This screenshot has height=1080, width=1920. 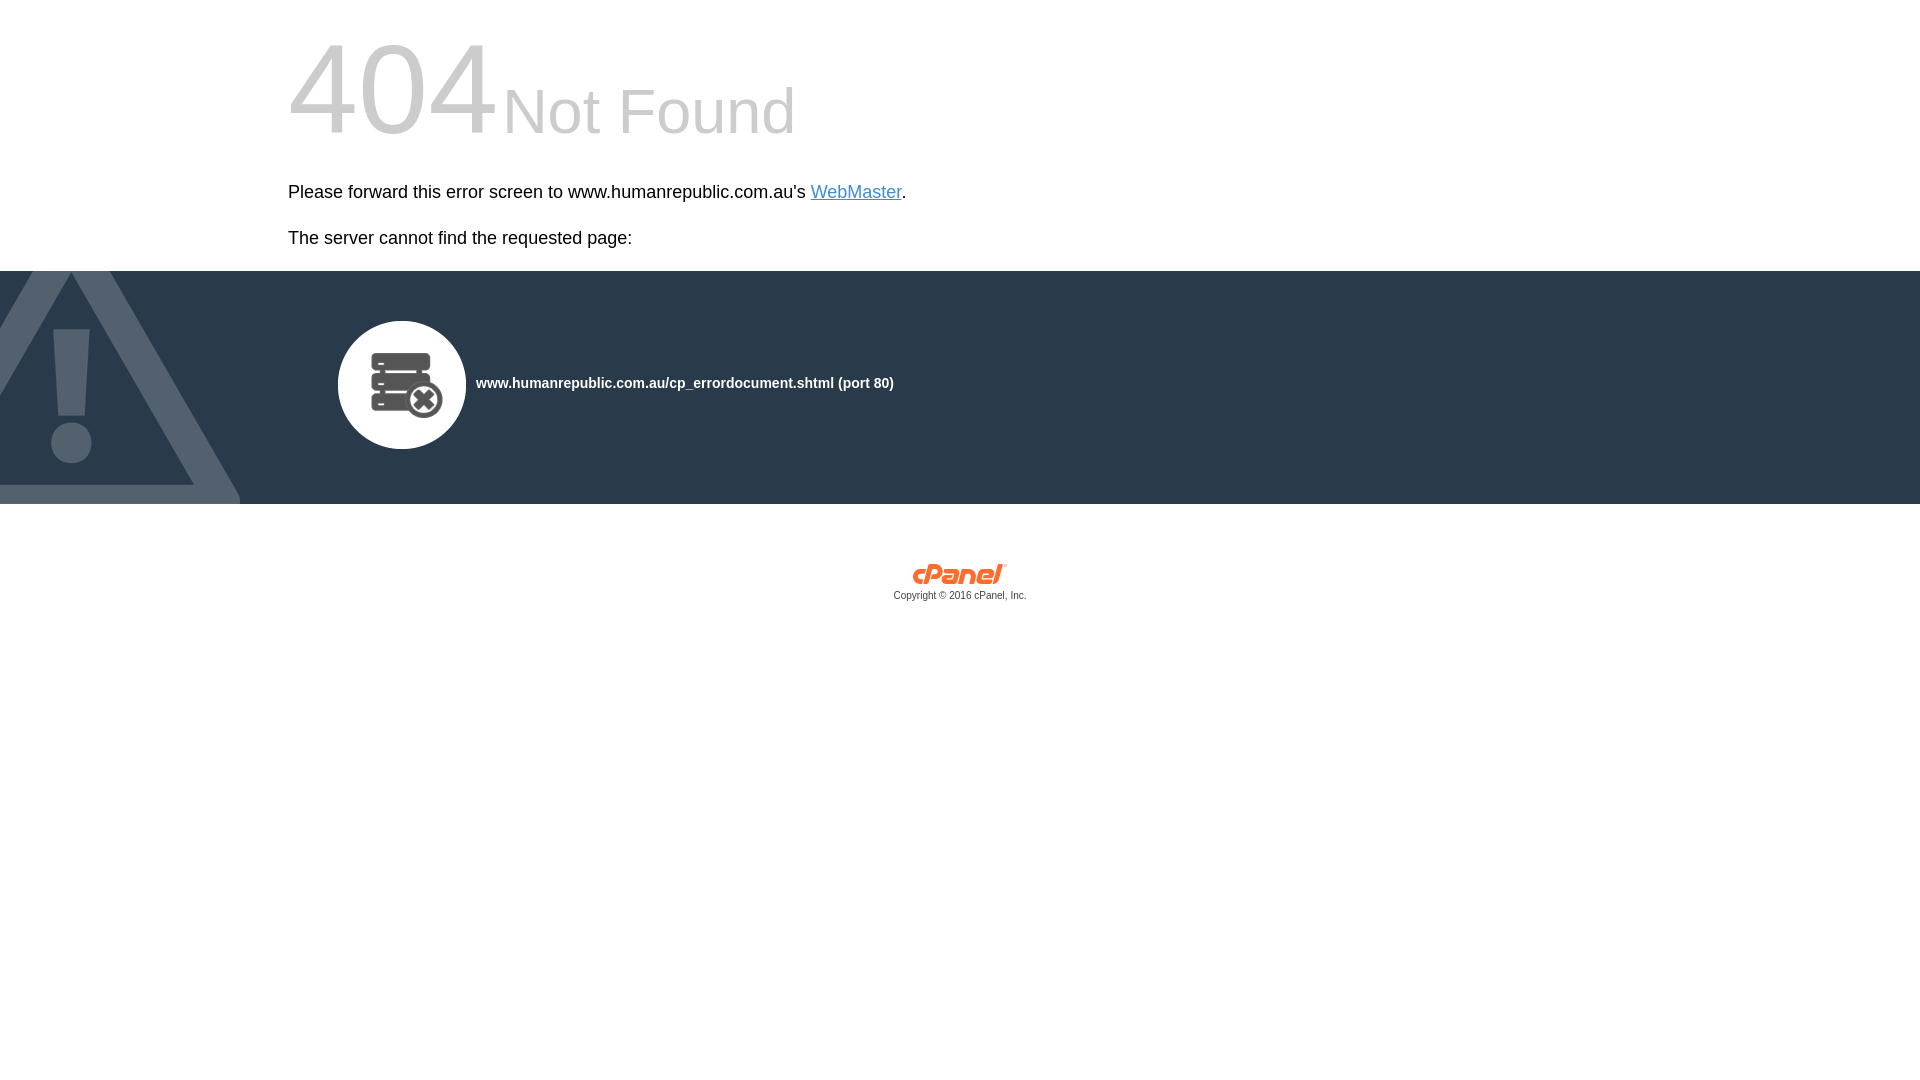 What do you see at coordinates (856, 192) in the screenshot?
I see `'WebMaster'` at bounding box center [856, 192].